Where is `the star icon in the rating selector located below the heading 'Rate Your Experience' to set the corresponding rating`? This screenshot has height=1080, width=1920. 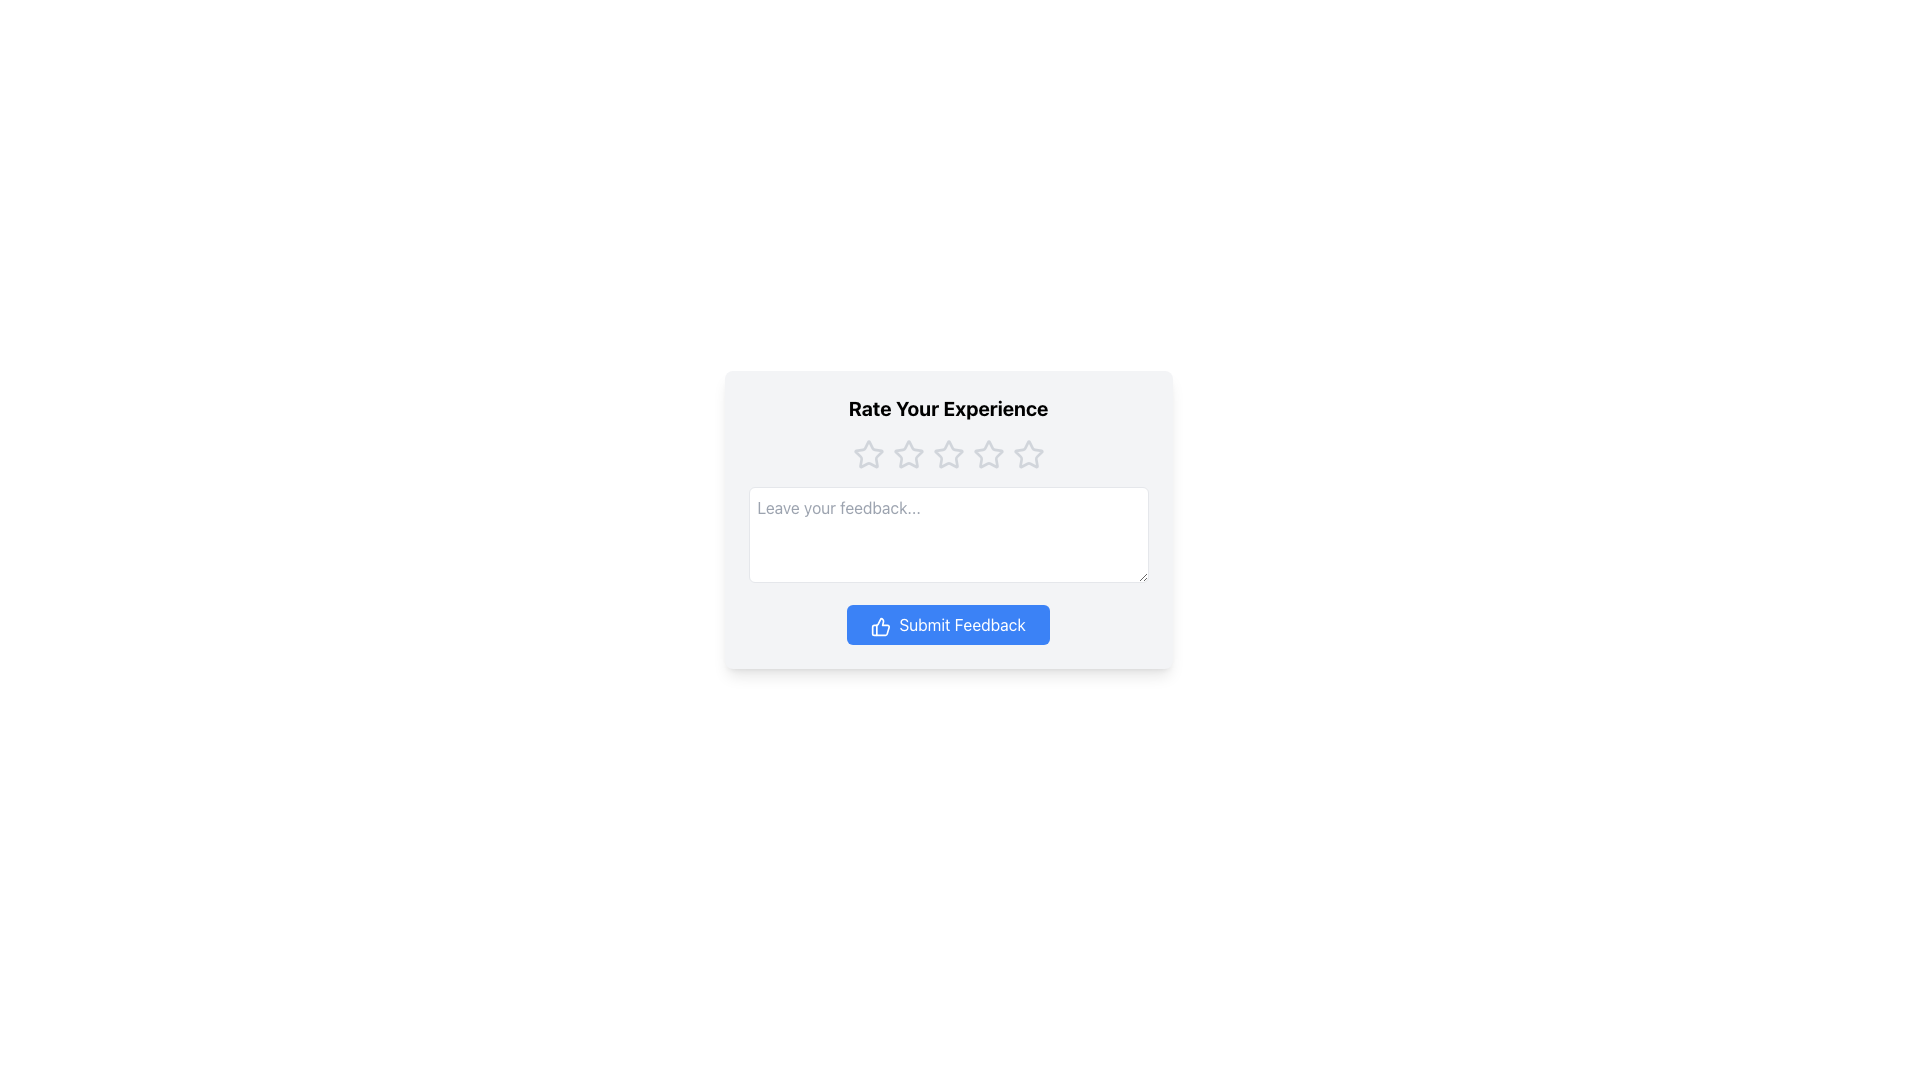
the star icon in the rating selector located below the heading 'Rate Your Experience' to set the corresponding rating is located at coordinates (947, 455).